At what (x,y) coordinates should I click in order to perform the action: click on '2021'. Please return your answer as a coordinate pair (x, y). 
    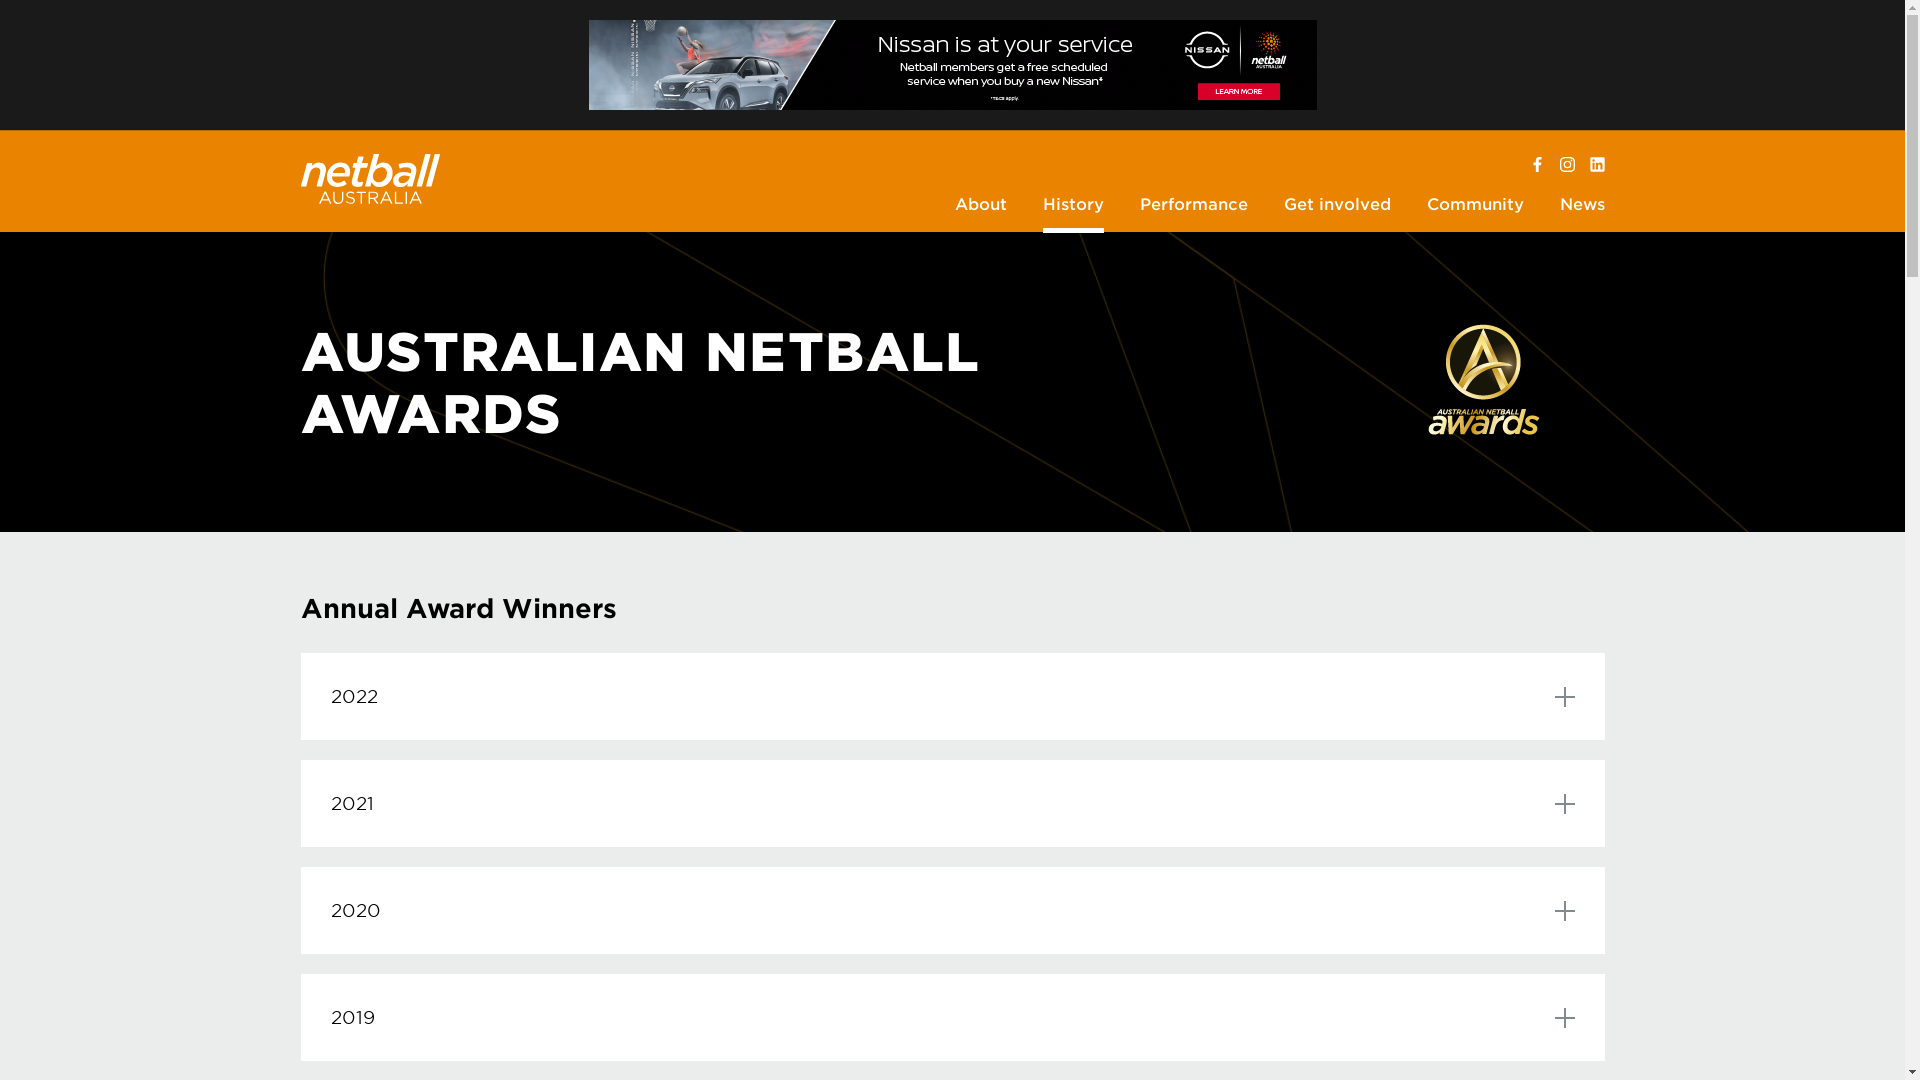
    Looking at the image, I should click on (298, 802).